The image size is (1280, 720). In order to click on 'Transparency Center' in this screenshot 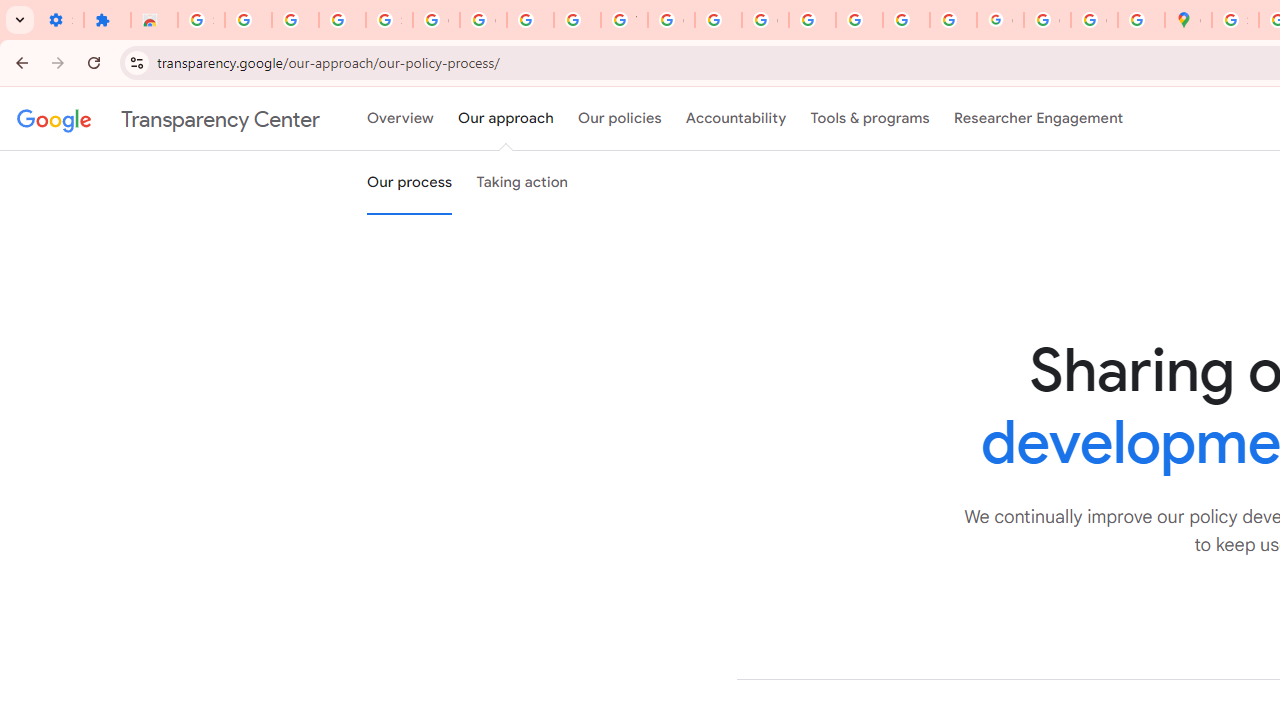, I will do `click(168, 119)`.